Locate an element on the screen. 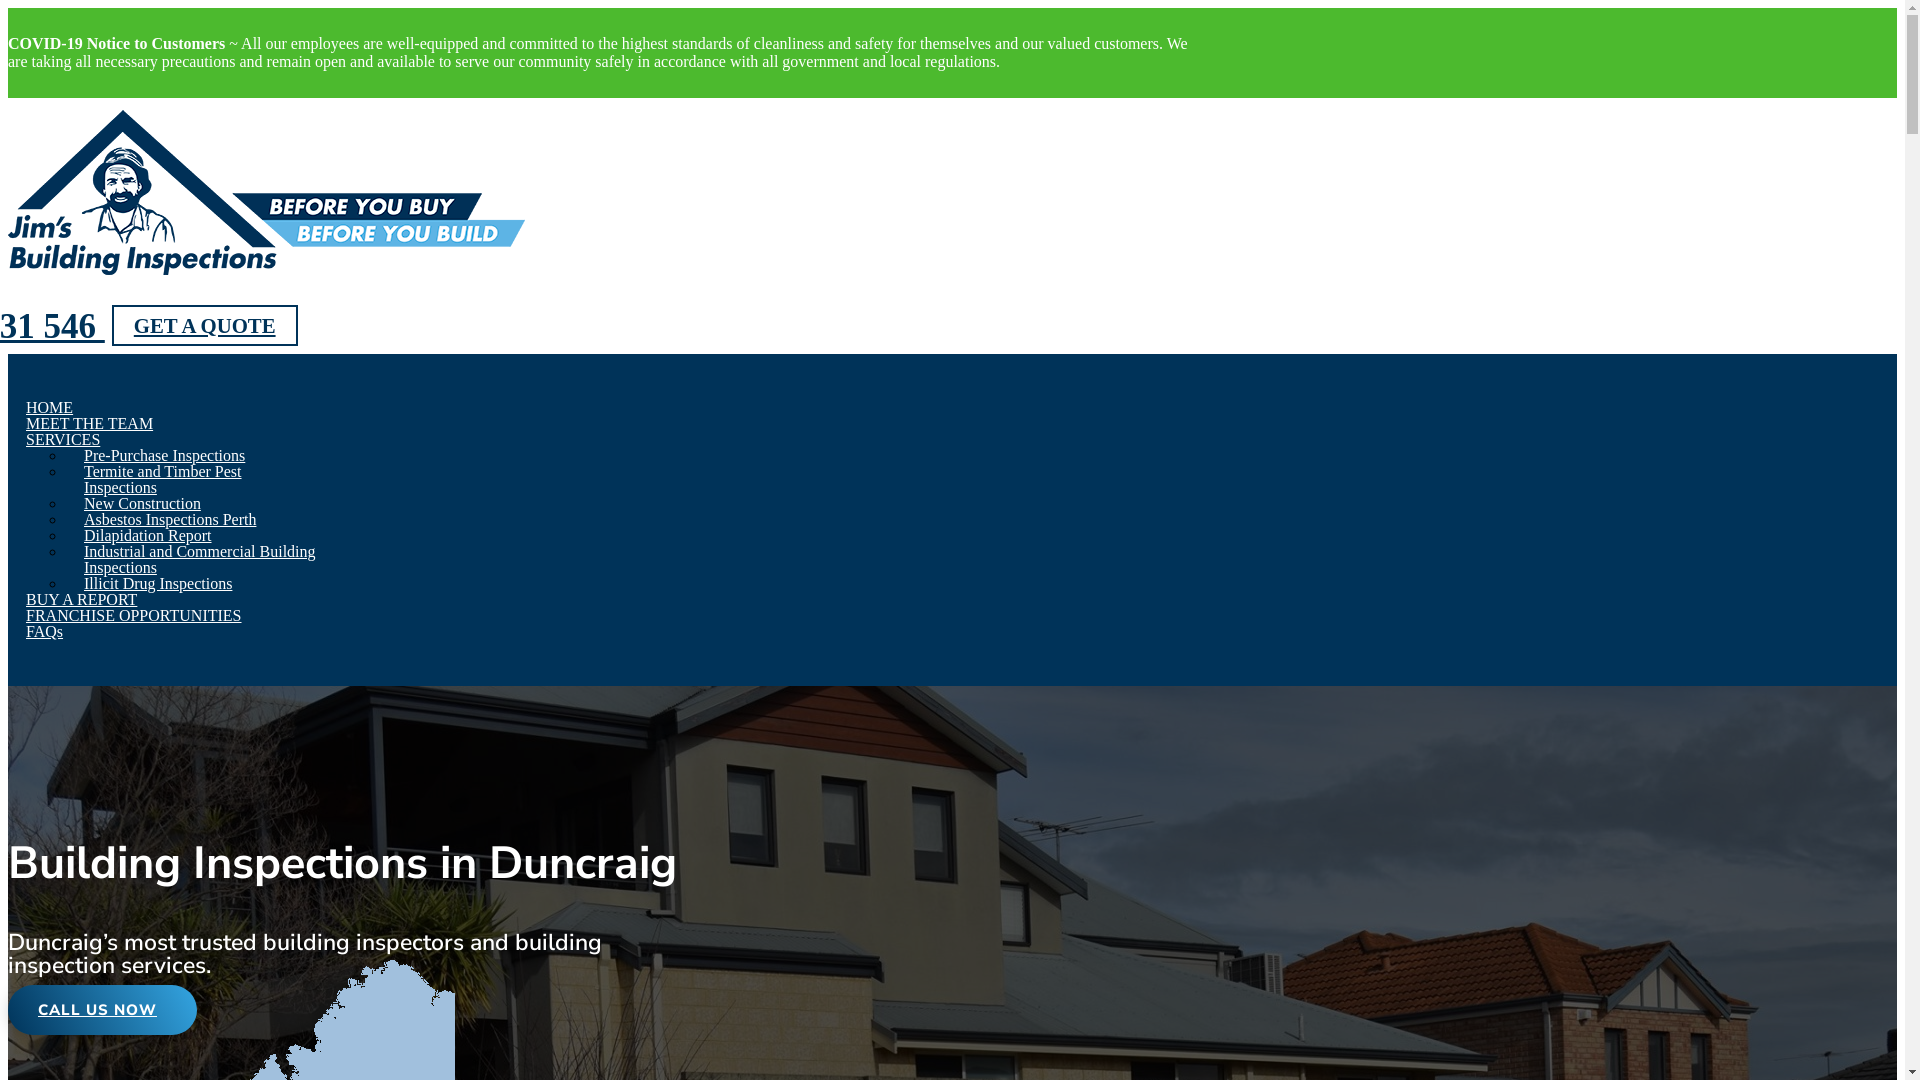 Image resolution: width=1920 pixels, height=1080 pixels. 'Pre-Purchase Inspections' is located at coordinates (164, 455).